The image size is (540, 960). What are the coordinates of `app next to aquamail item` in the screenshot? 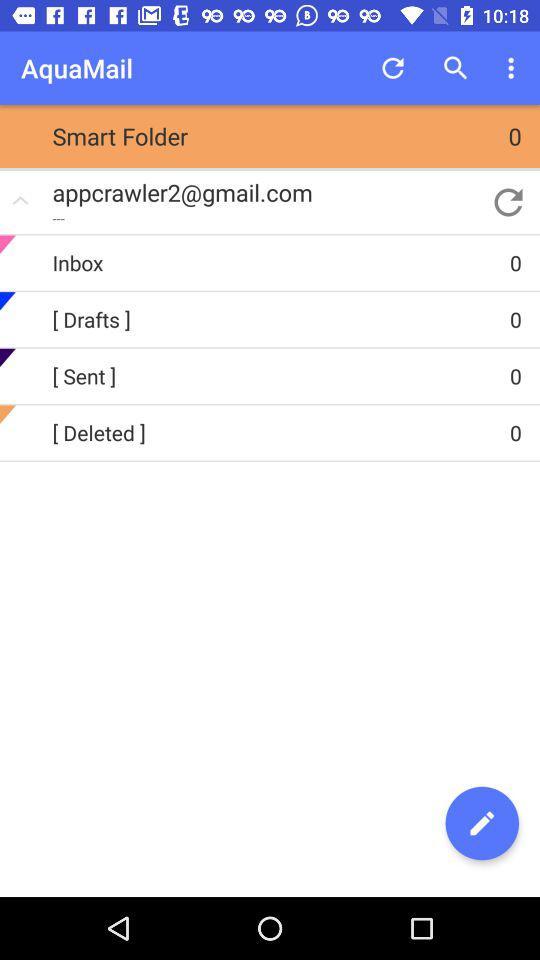 It's located at (393, 68).